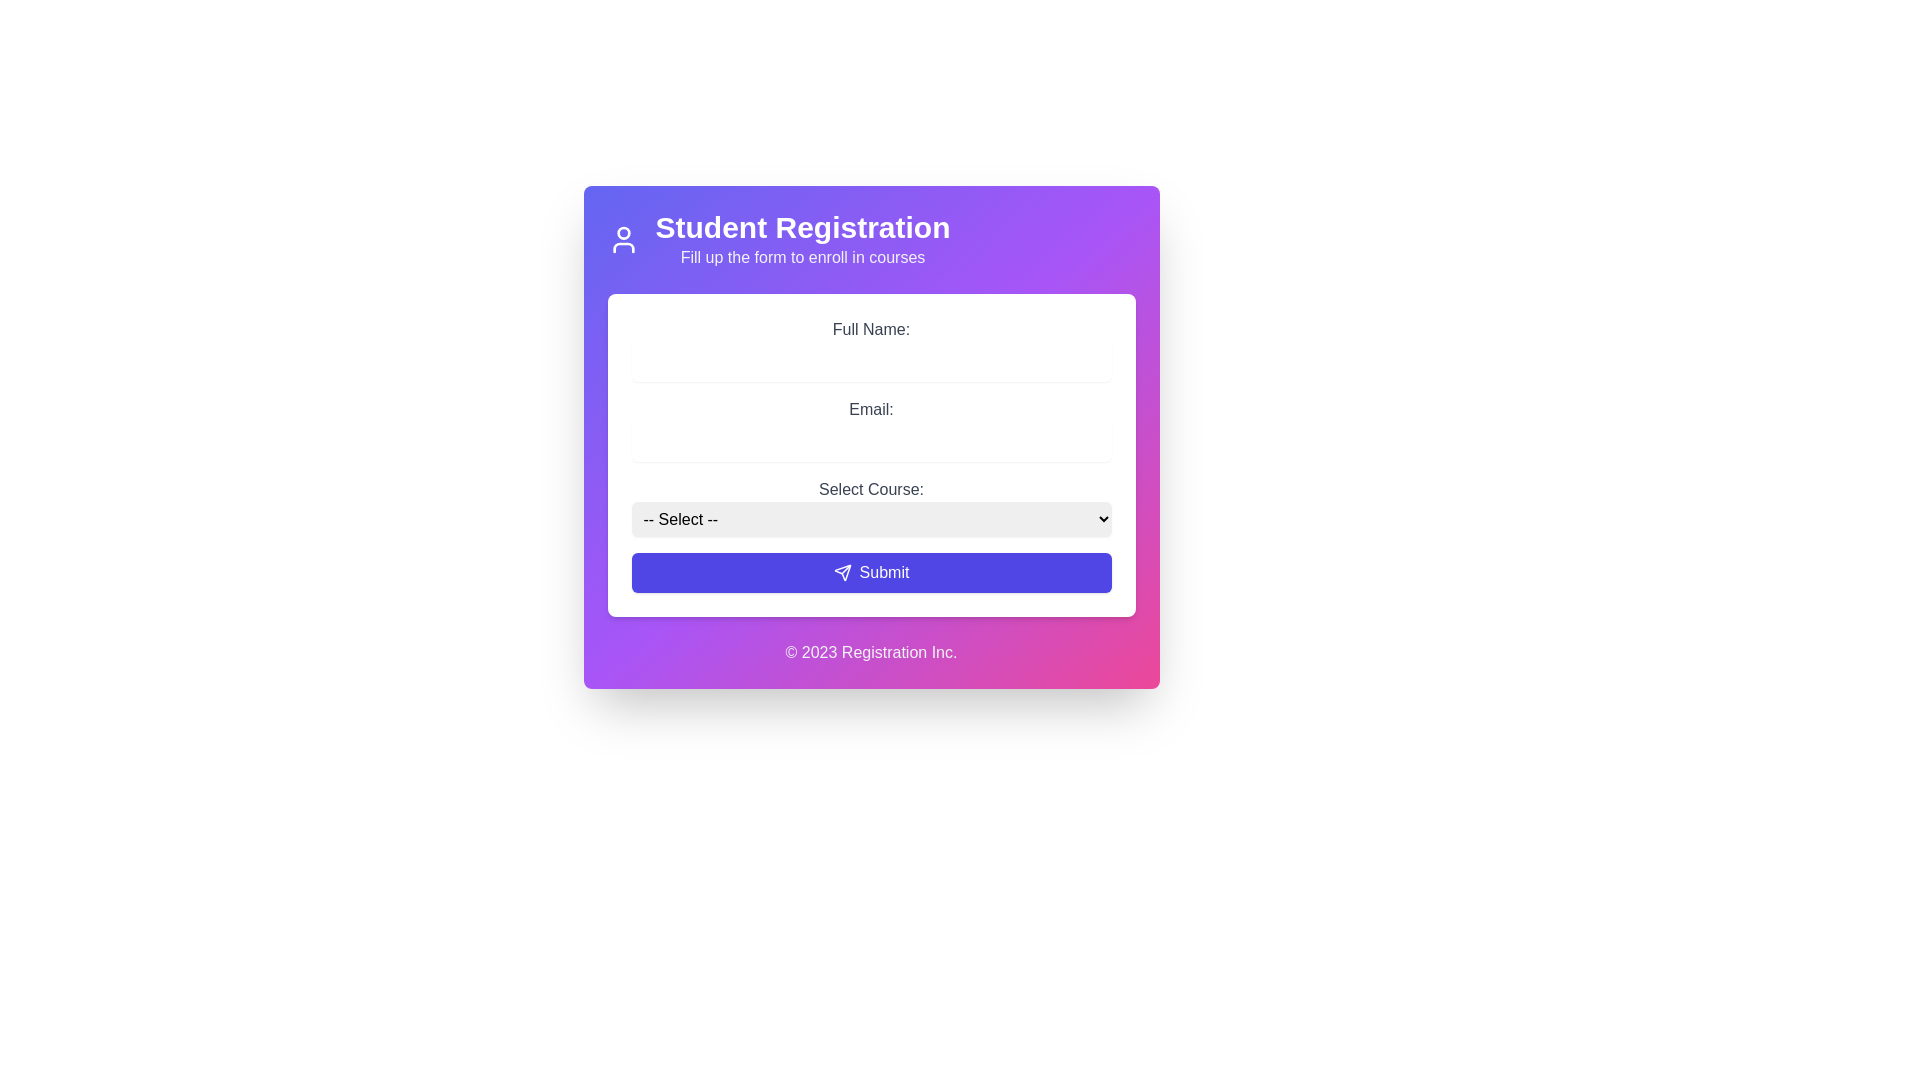 Image resolution: width=1920 pixels, height=1080 pixels. I want to click on the 'Email:' label, which is styled with a gray font color and positioned above the email input field in the student registration form, so click(871, 408).